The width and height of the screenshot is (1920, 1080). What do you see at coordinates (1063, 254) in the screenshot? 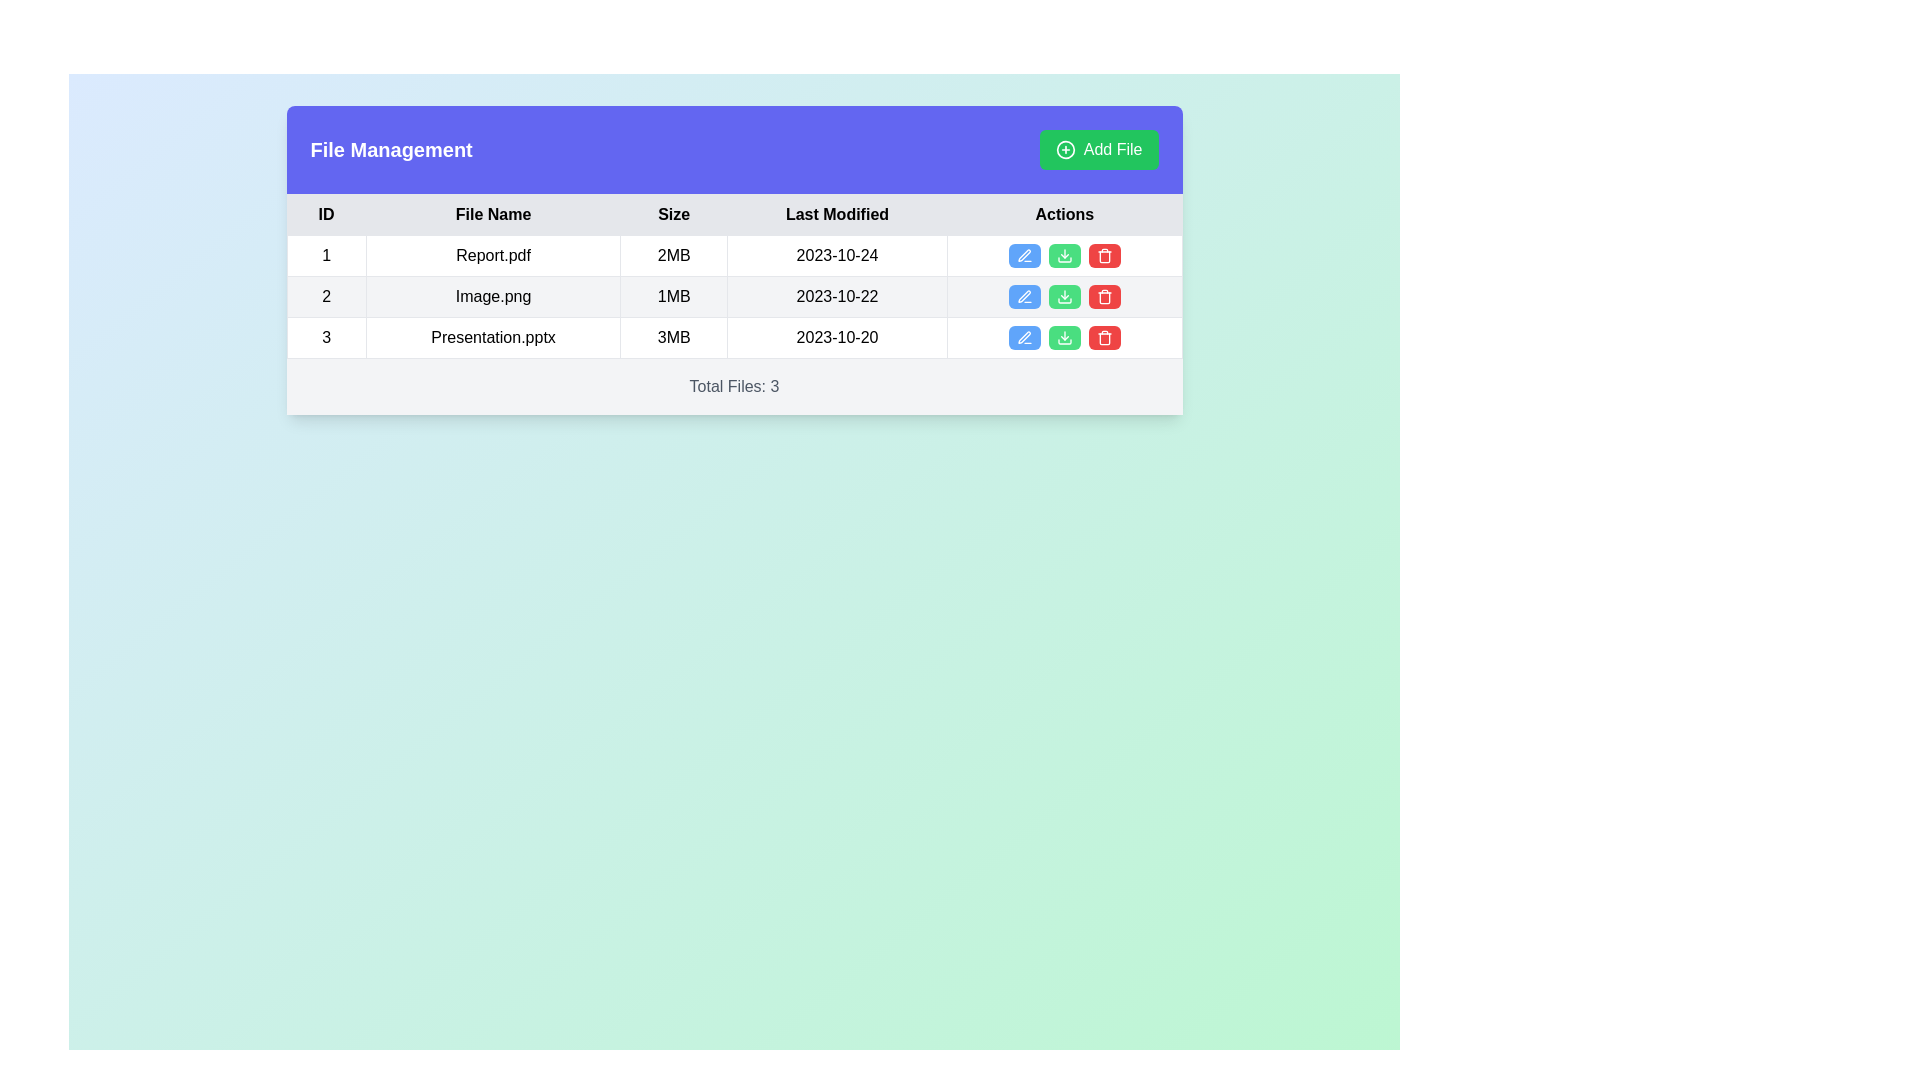
I see `the download button for the file 'Report.pdf'` at bounding box center [1063, 254].